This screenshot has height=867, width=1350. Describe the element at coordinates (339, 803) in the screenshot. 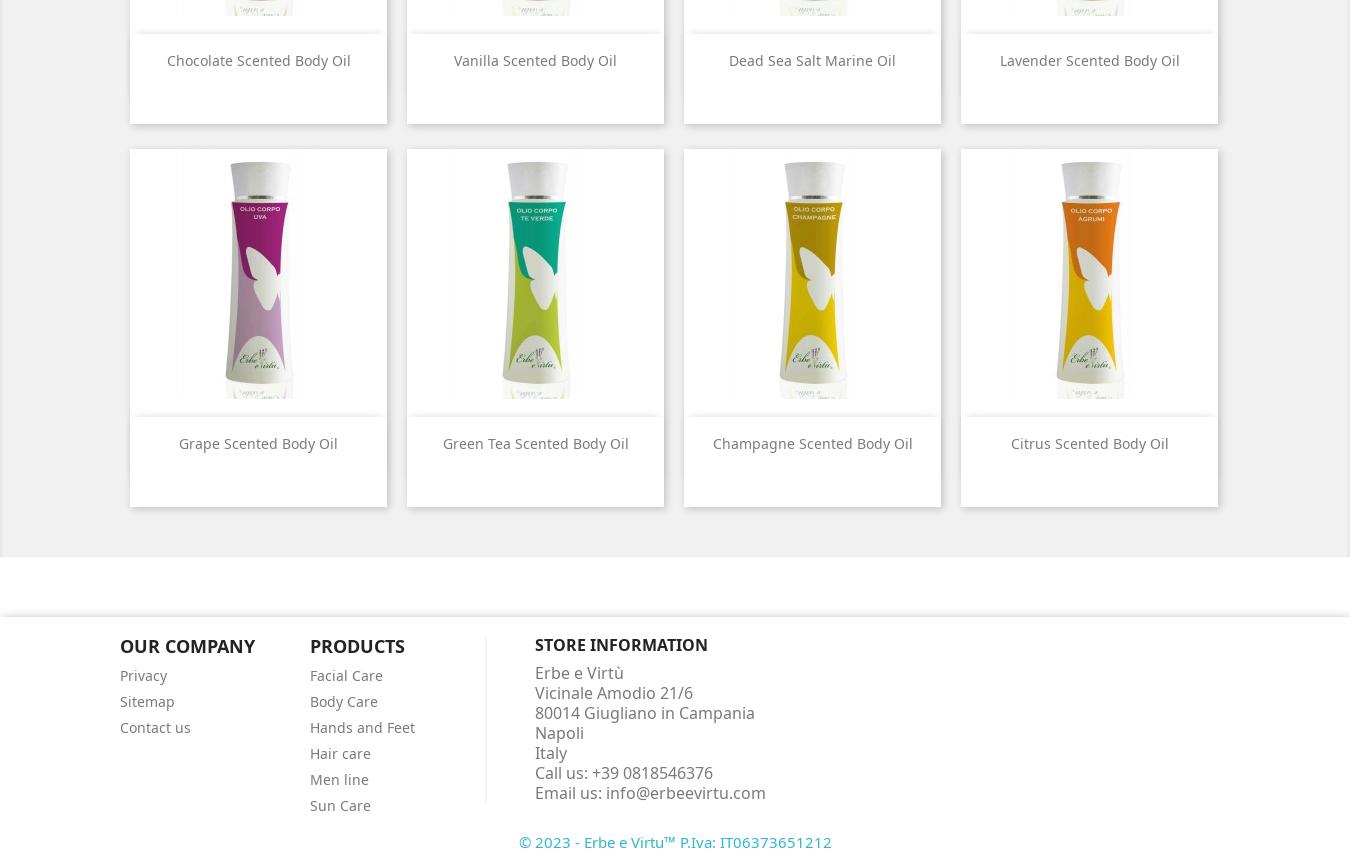

I see `'Sun Care'` at that location.